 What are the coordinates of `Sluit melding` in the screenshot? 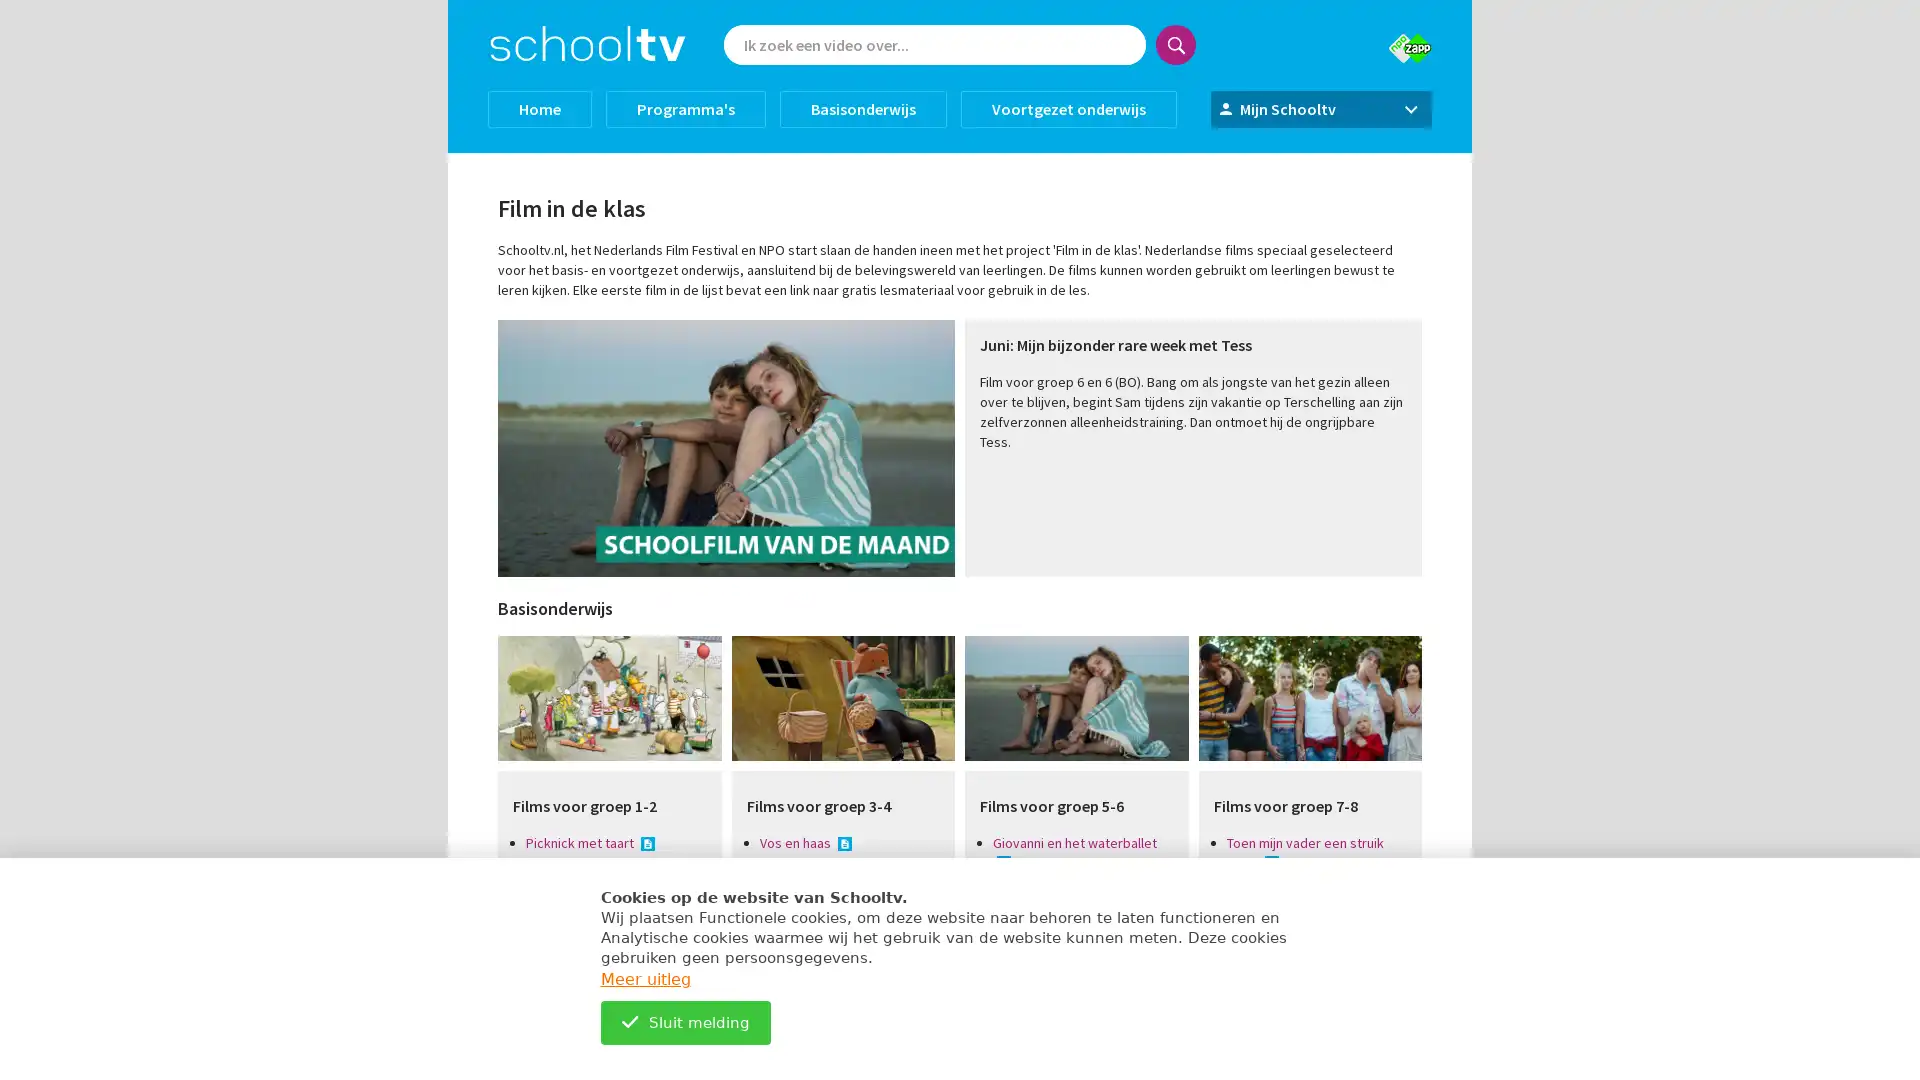 It's located at (685, 1022).